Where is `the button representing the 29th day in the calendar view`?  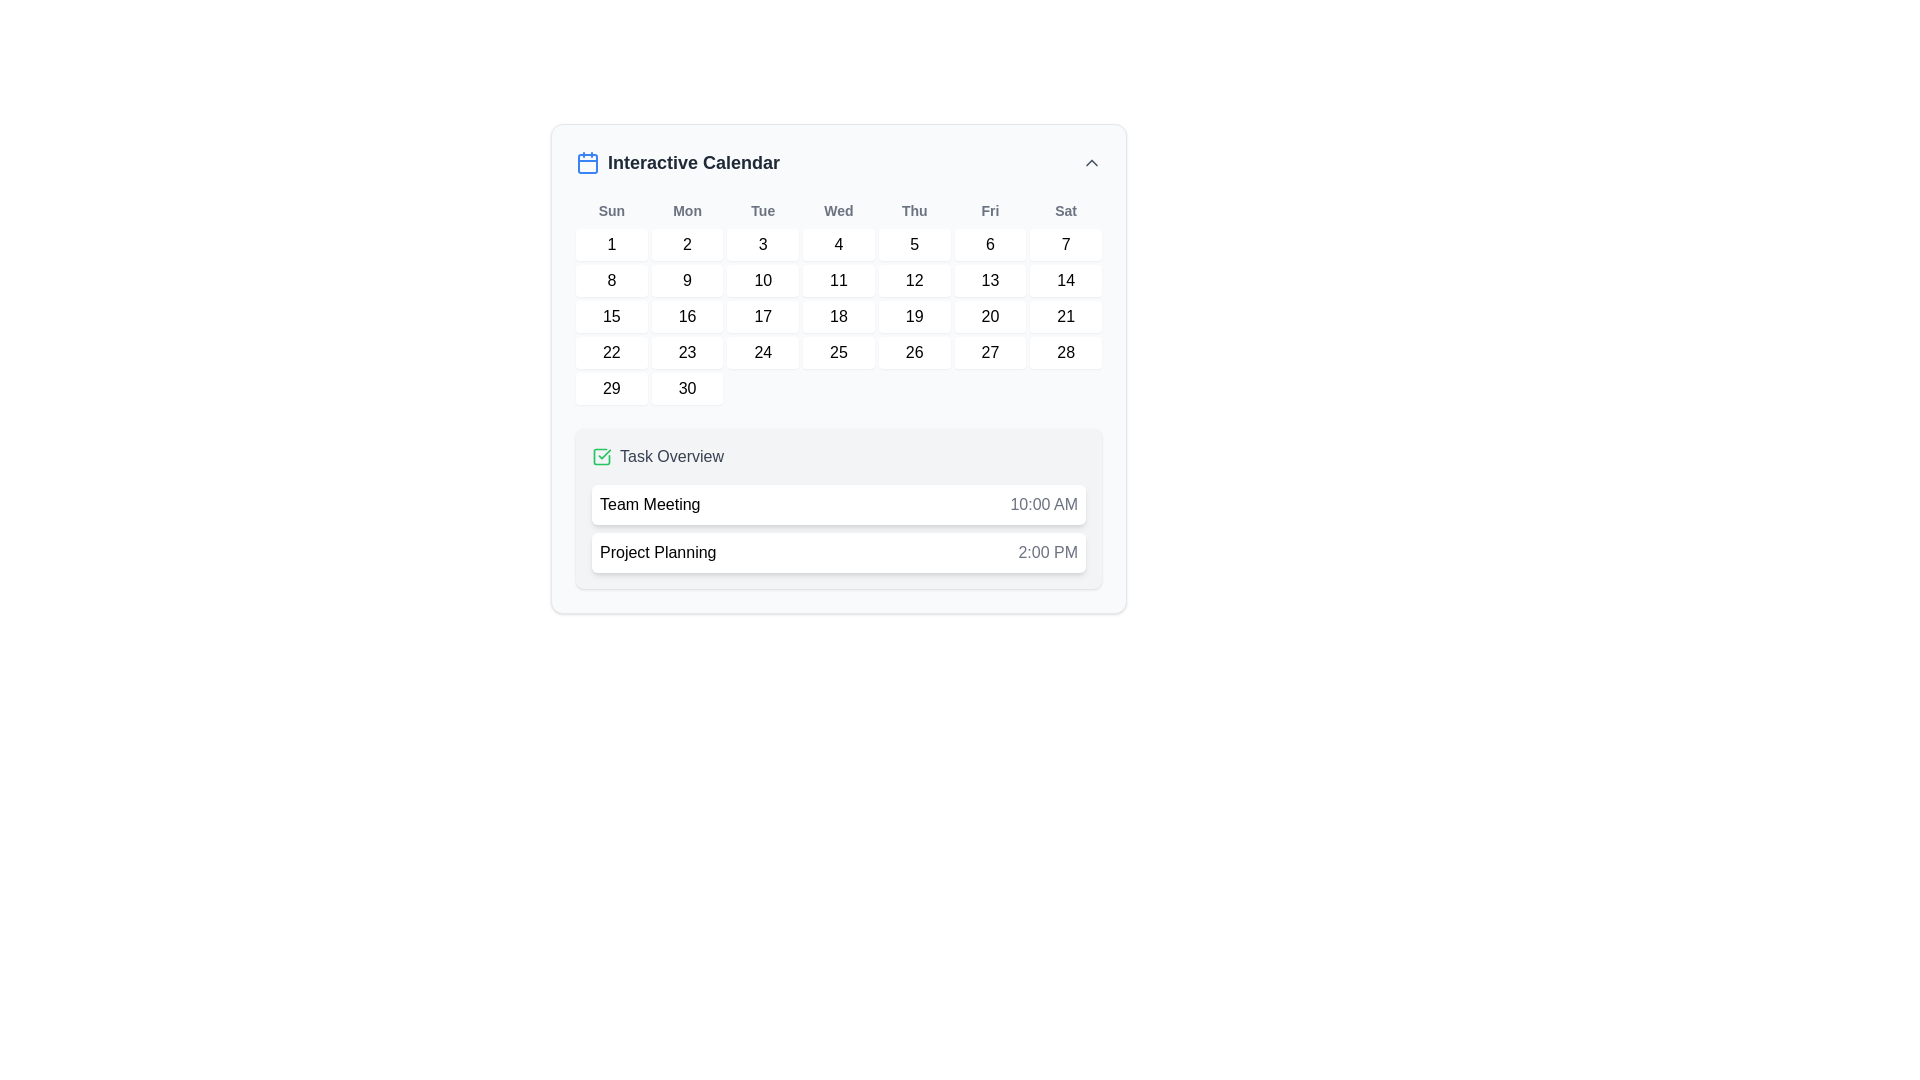
the button representing the 29th day in the calendar view is located at coordinates (610, 389).